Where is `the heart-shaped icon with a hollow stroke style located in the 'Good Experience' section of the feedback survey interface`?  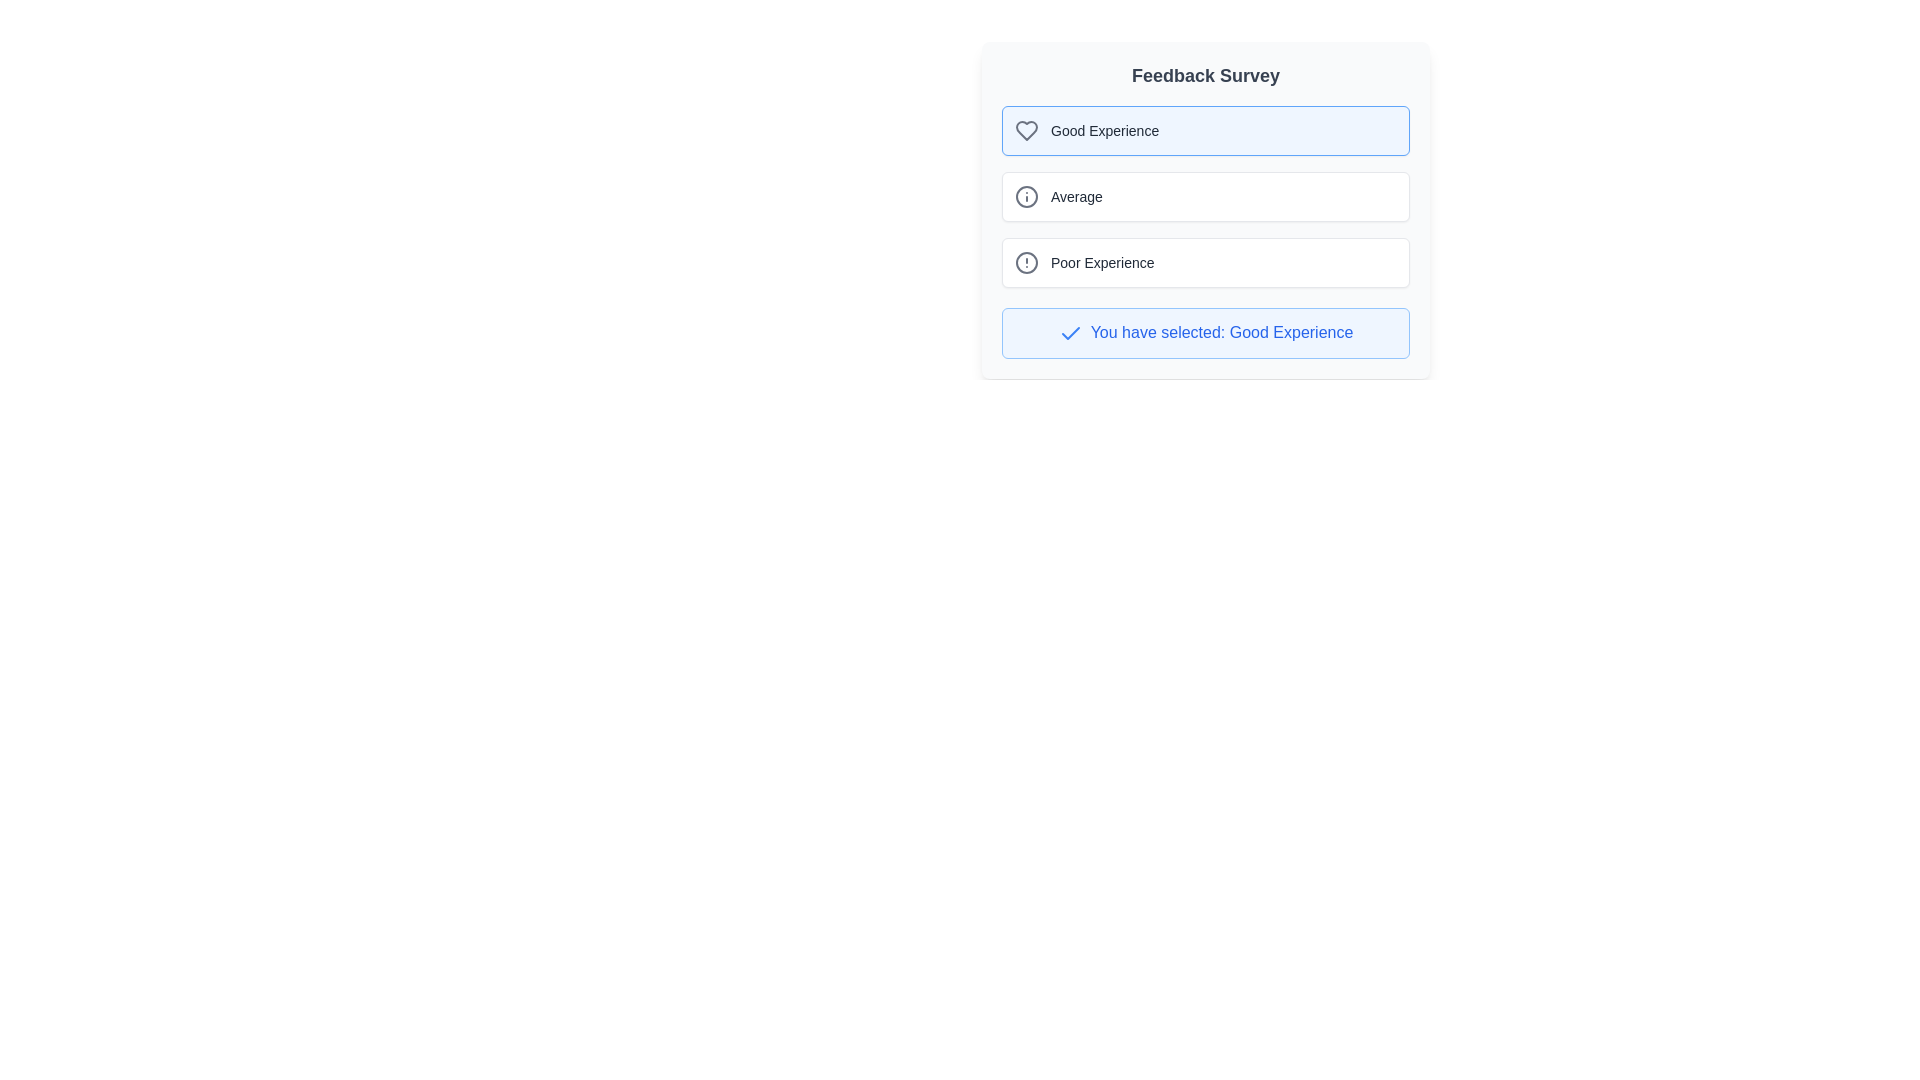
the heart-shaped icon with a hollow stroke style located in the 'Good Experience' section of the feedback survey interface is located at coordinates (1027, 131).